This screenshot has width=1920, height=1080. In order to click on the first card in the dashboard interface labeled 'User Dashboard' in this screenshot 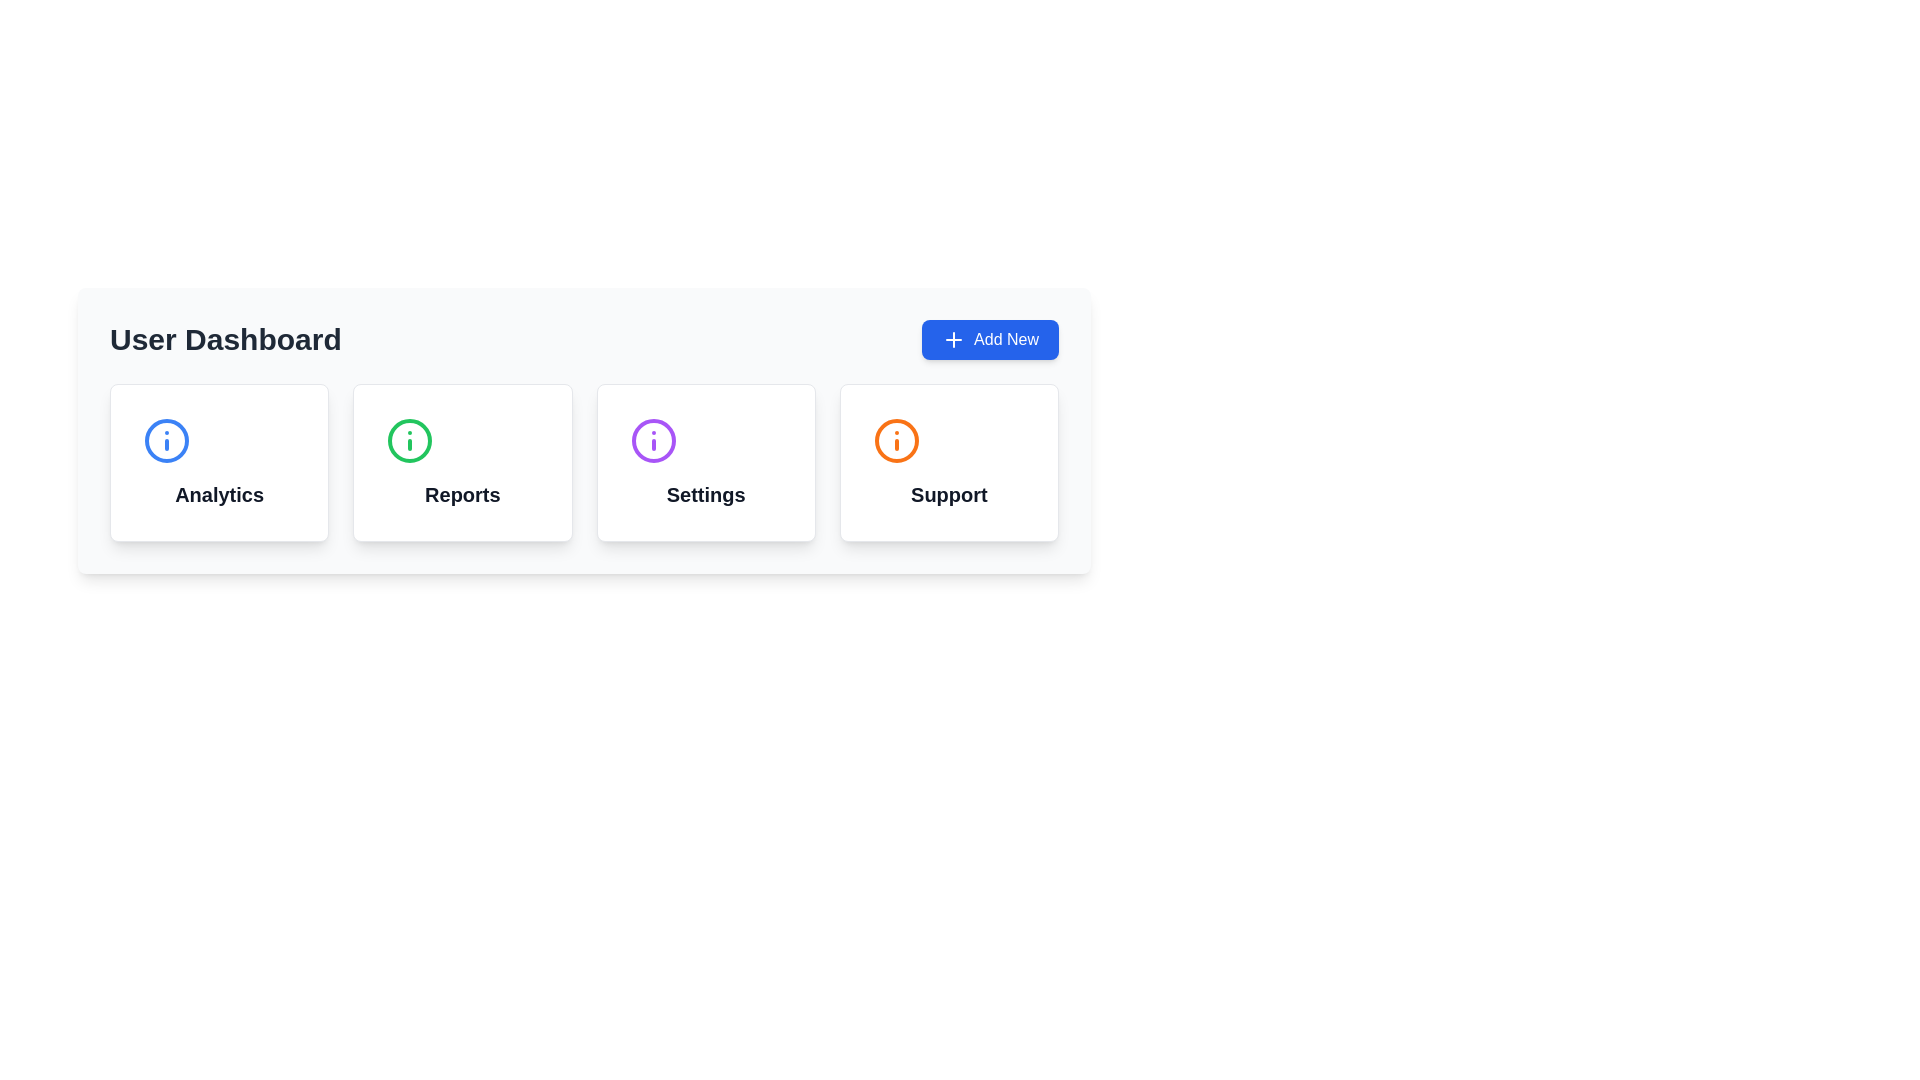, I will do `click(219, 462)`.